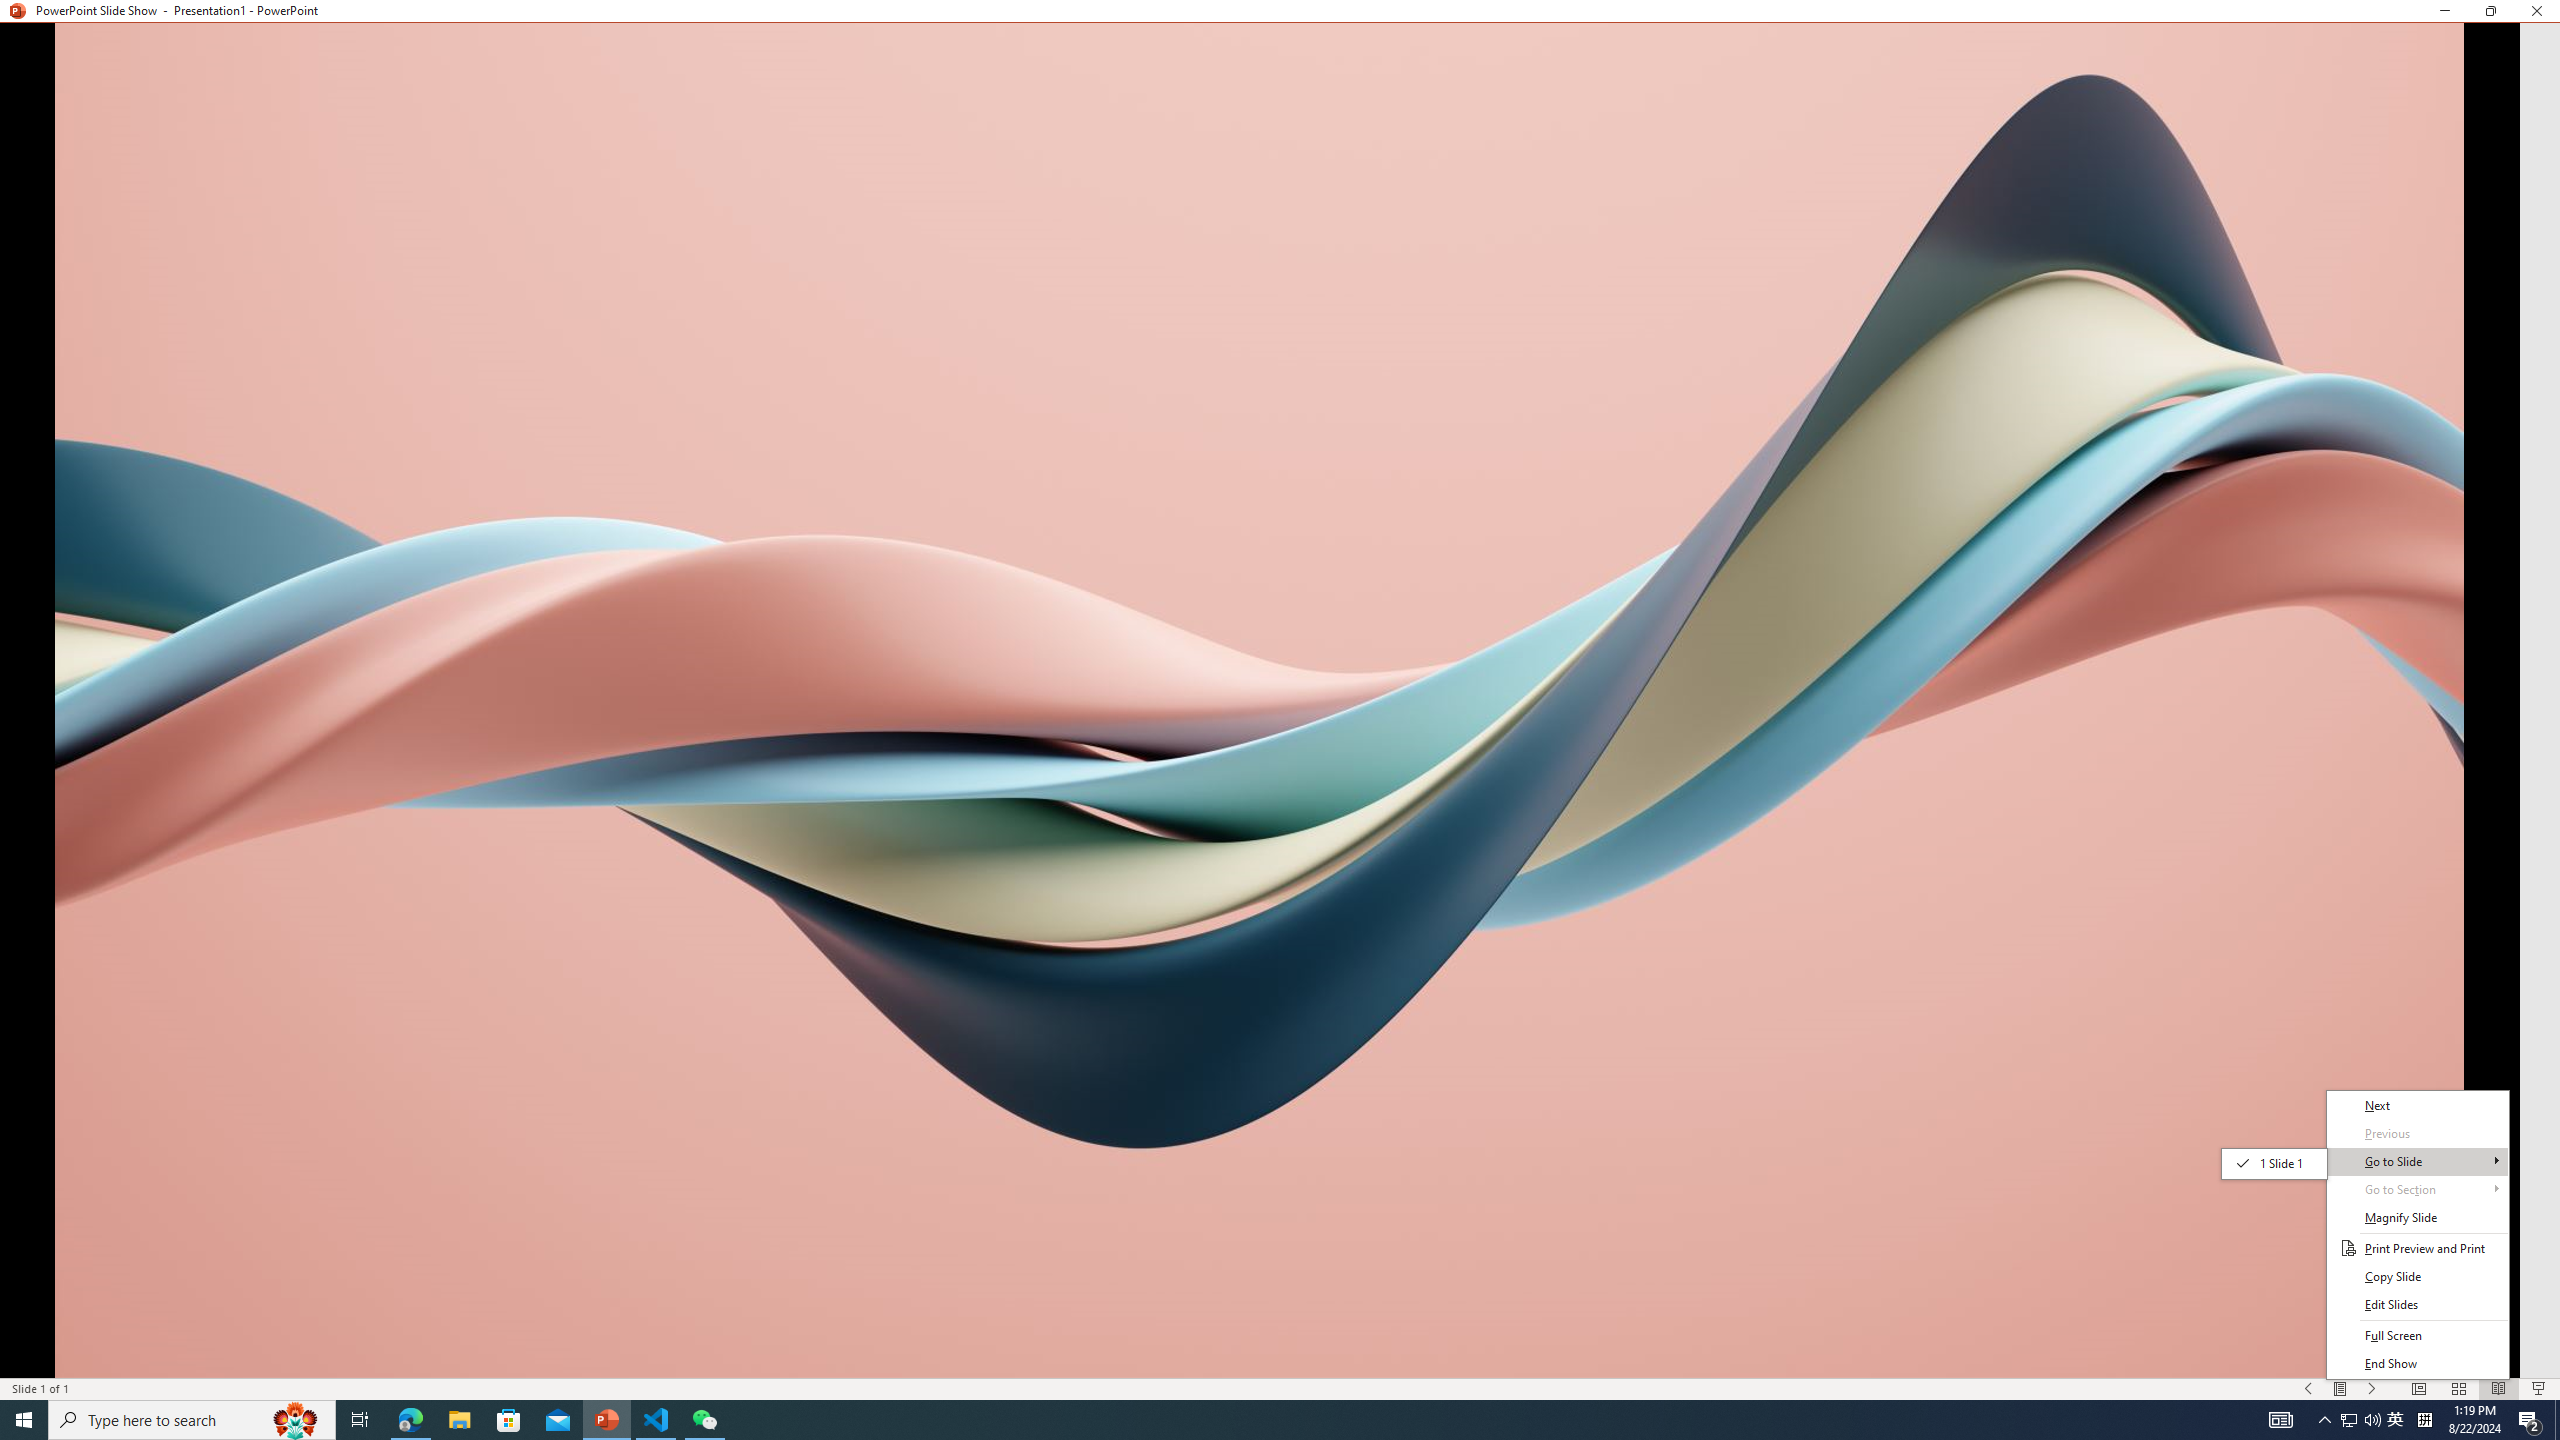 This screenshot has height=1440, width=2560. Describe the element at coordinates (2308, 1389) in the screenshot. I see `'Slide Show Previous On'` at that location.